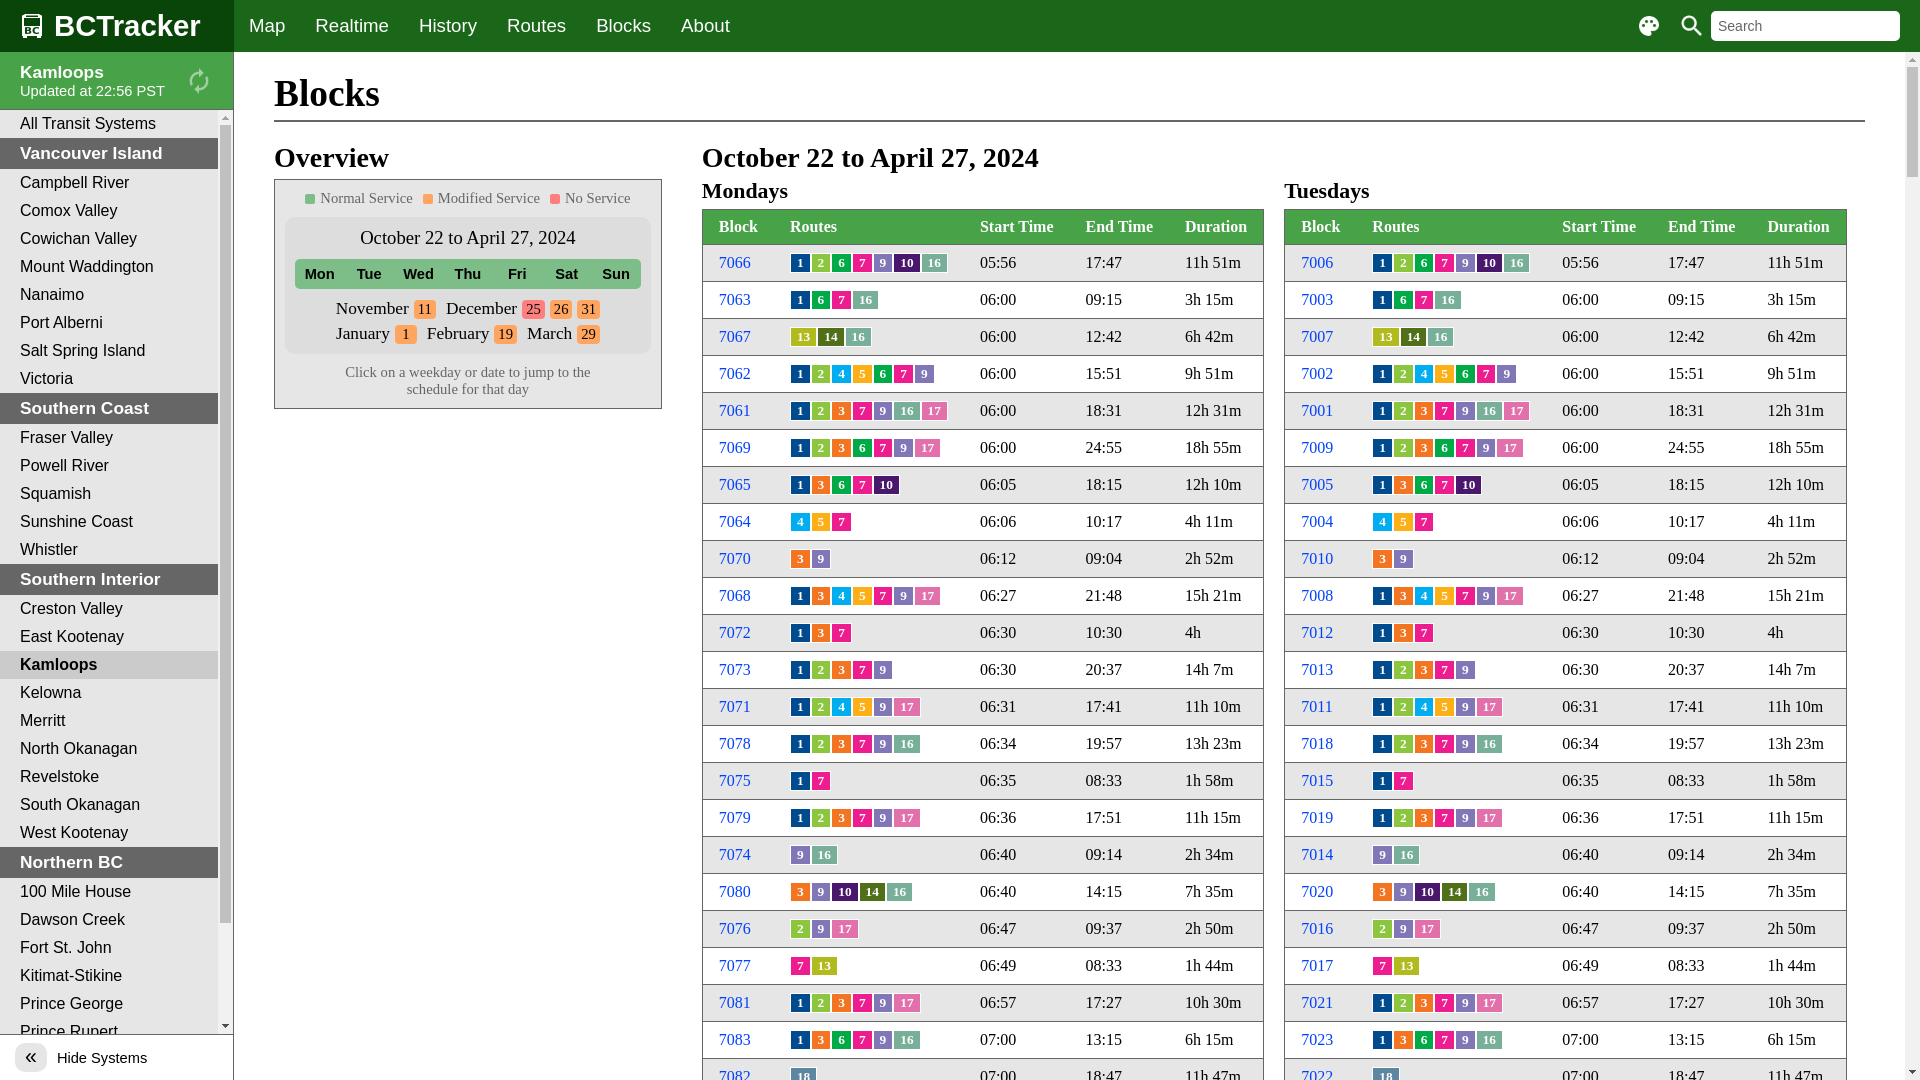 This screenshot has height=1080, width=1920. What do you see at coordinates (824, 964) in the screenshot?
I see `'13'` at bounding box center [824, 964].